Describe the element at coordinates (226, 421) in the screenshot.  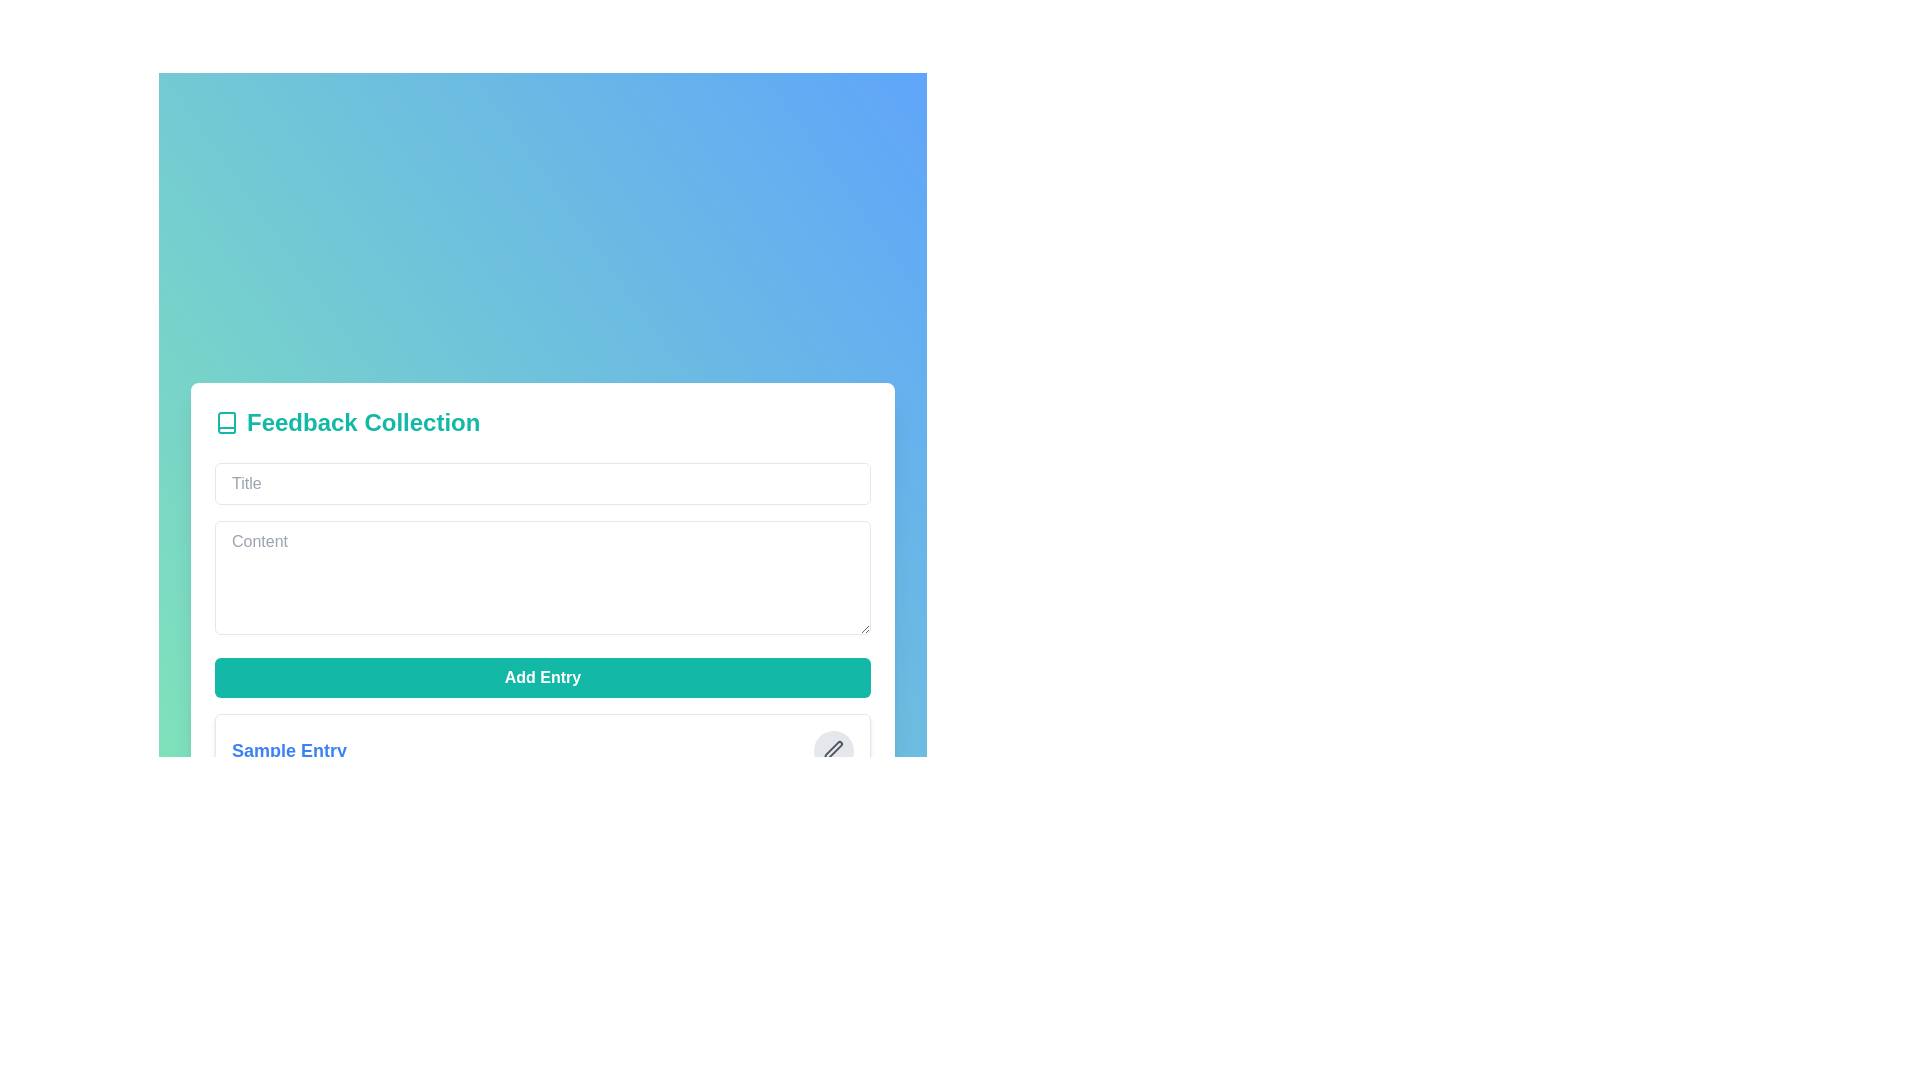
I see `the teal book icon located to the left of the 'Feedback Collection' title in the header section` at that location.